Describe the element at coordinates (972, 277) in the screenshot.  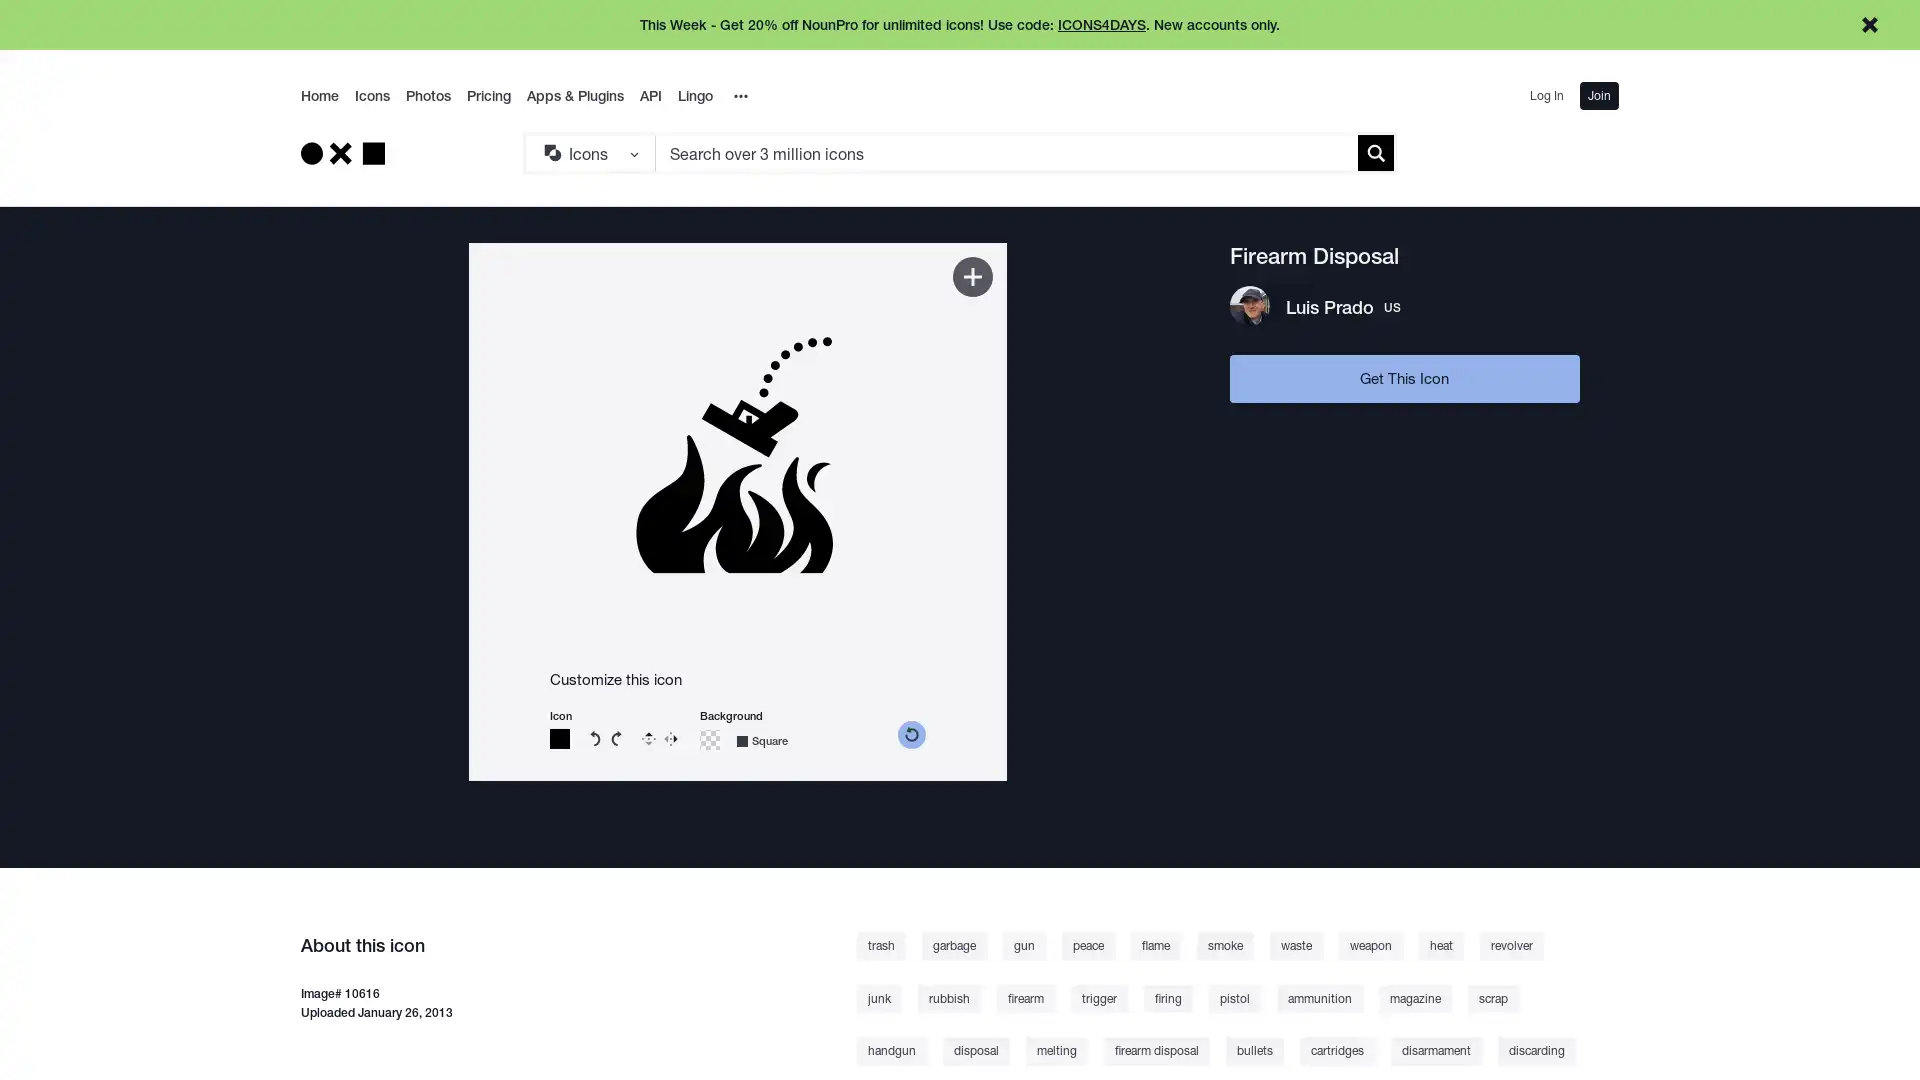
I see `Add to Kit` at that location.